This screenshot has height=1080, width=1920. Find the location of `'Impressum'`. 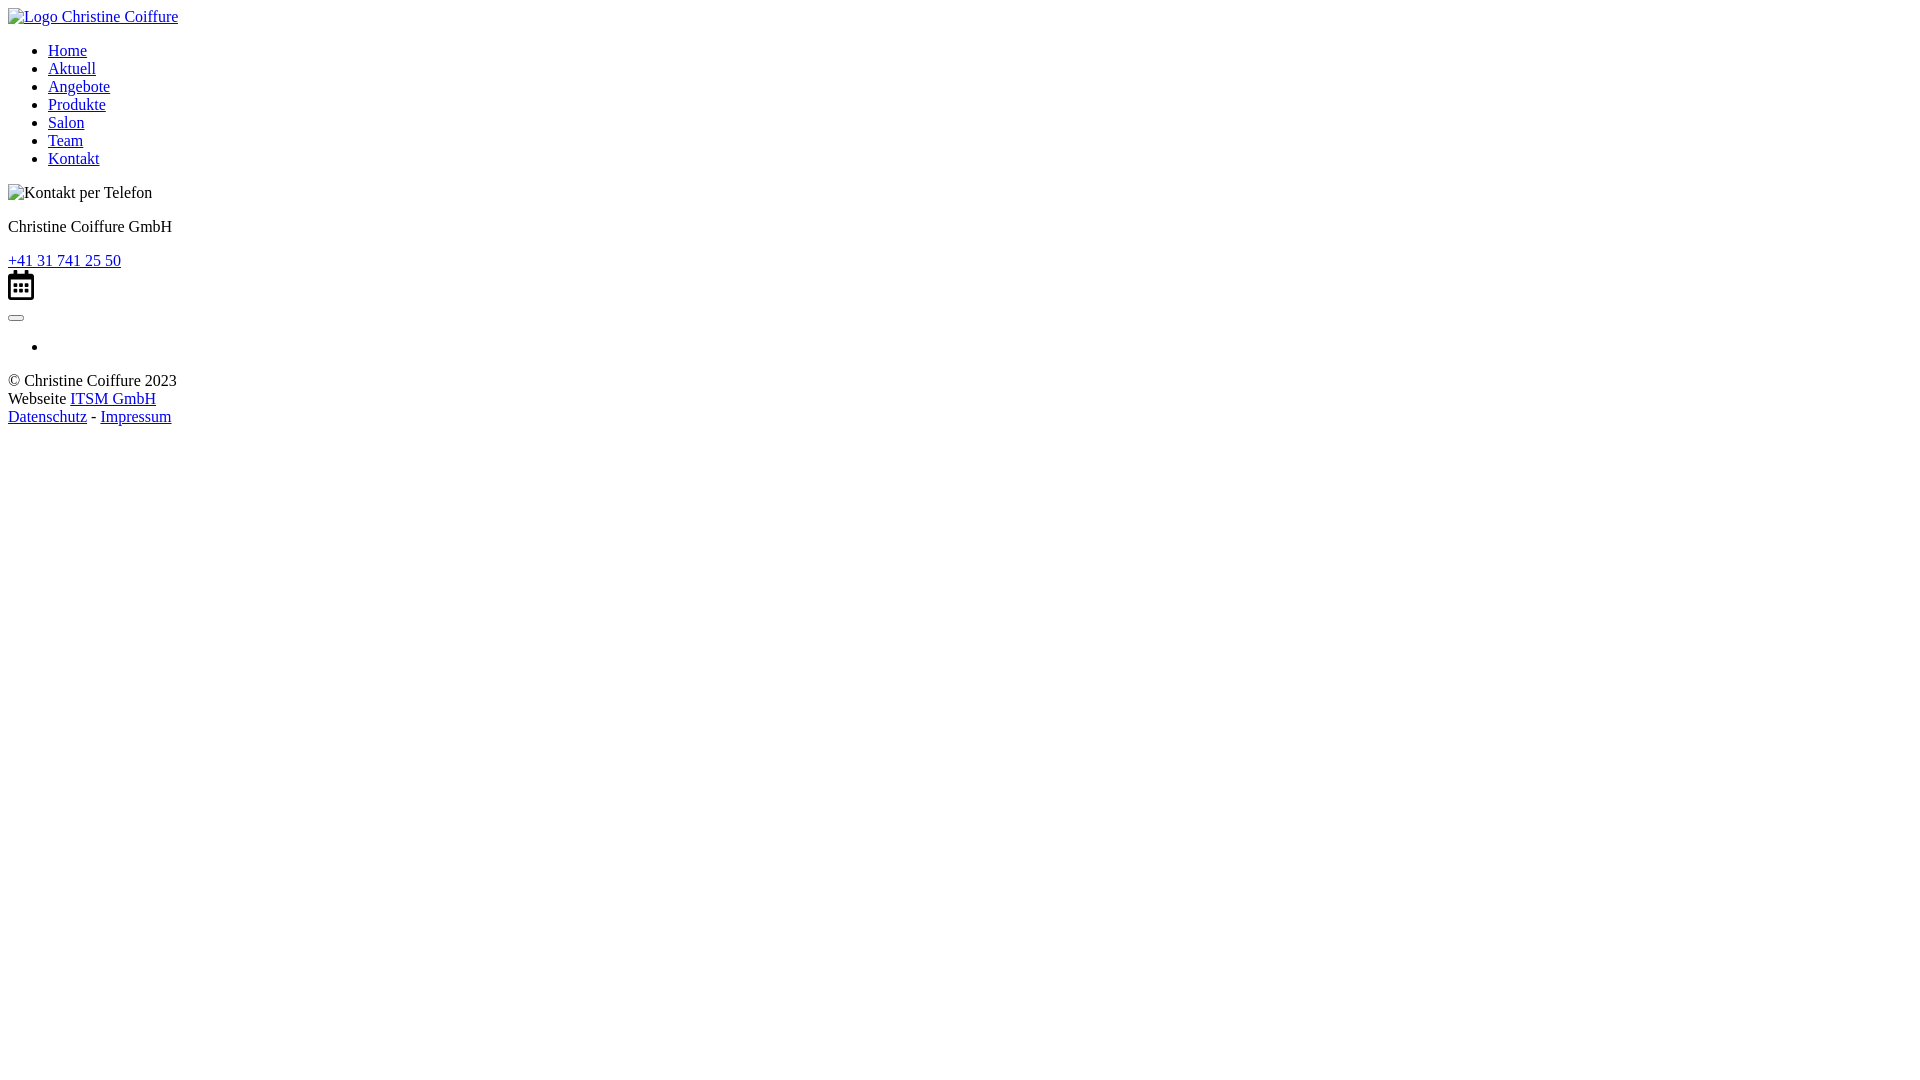

'Impressum' is located at coordinates (134, 415).